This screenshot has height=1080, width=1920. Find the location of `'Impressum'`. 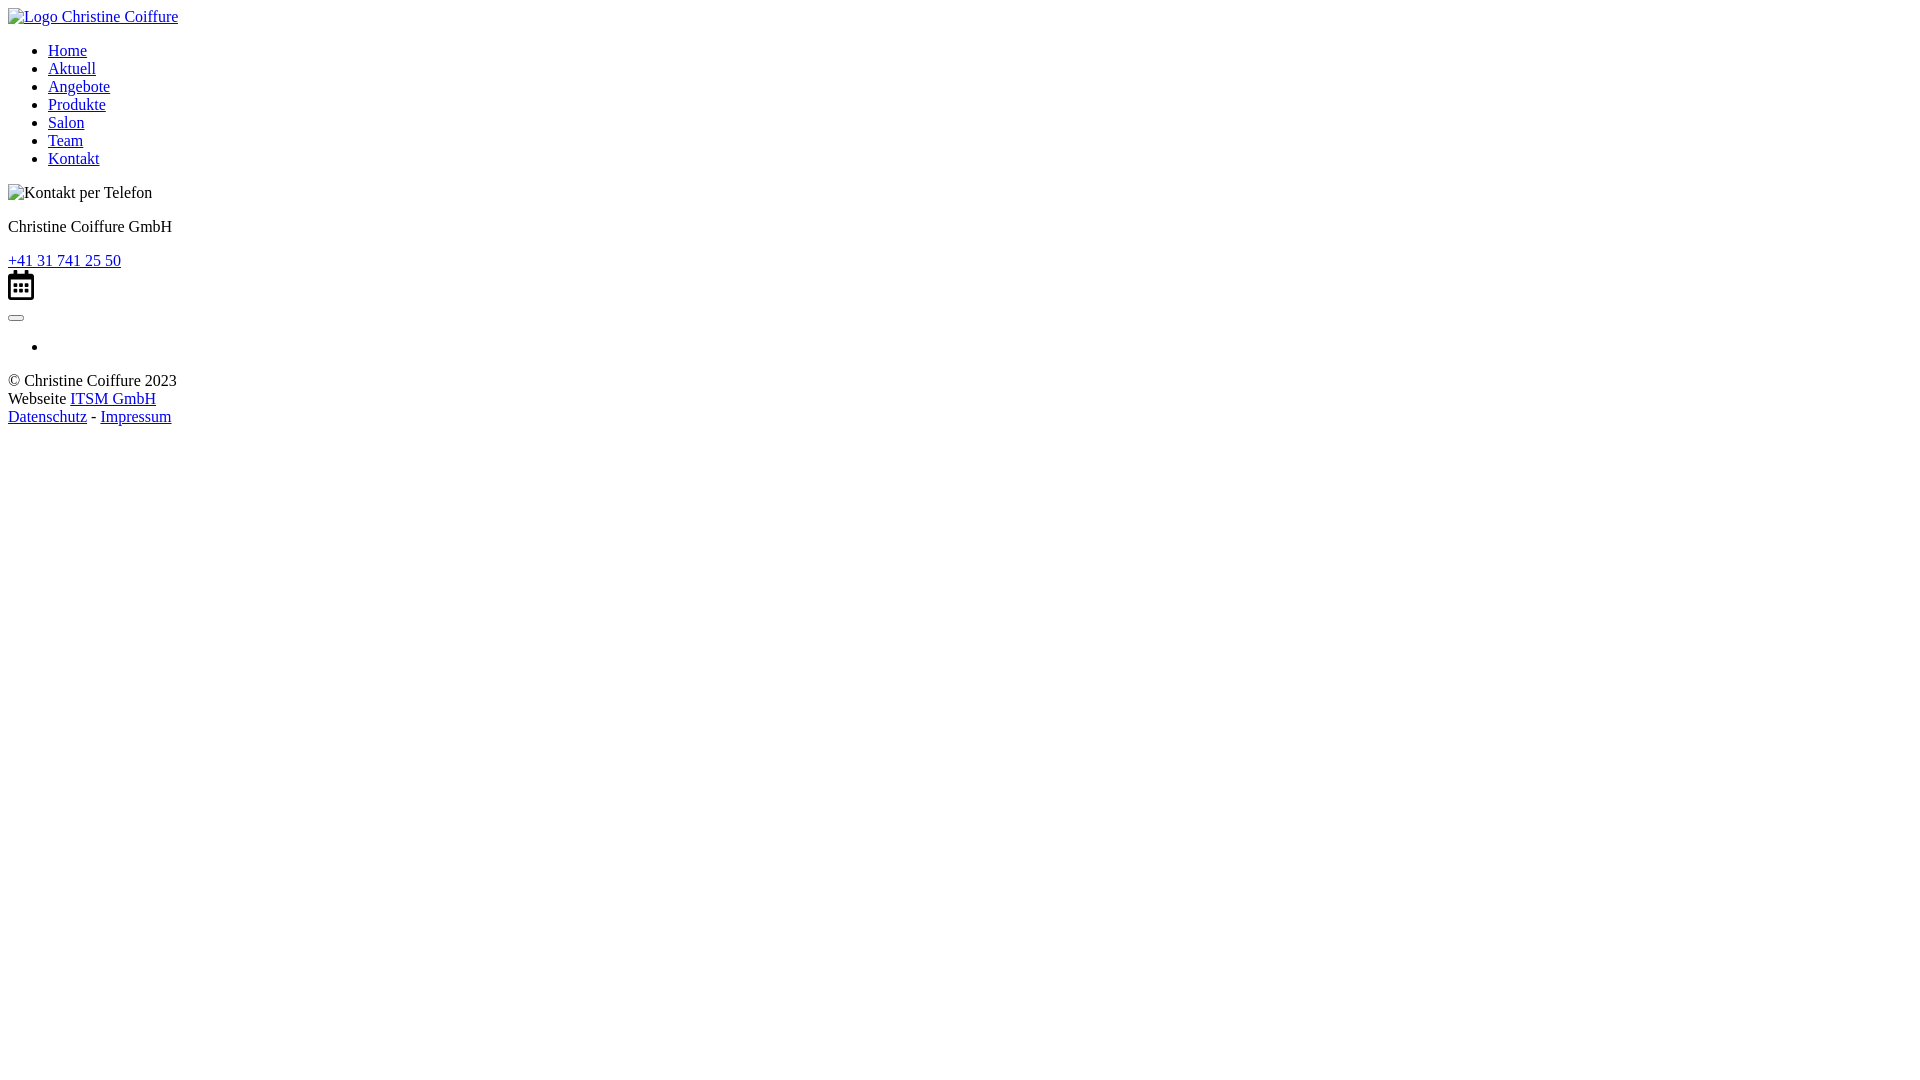

'Impressum' is located at coordinates (134, 415).